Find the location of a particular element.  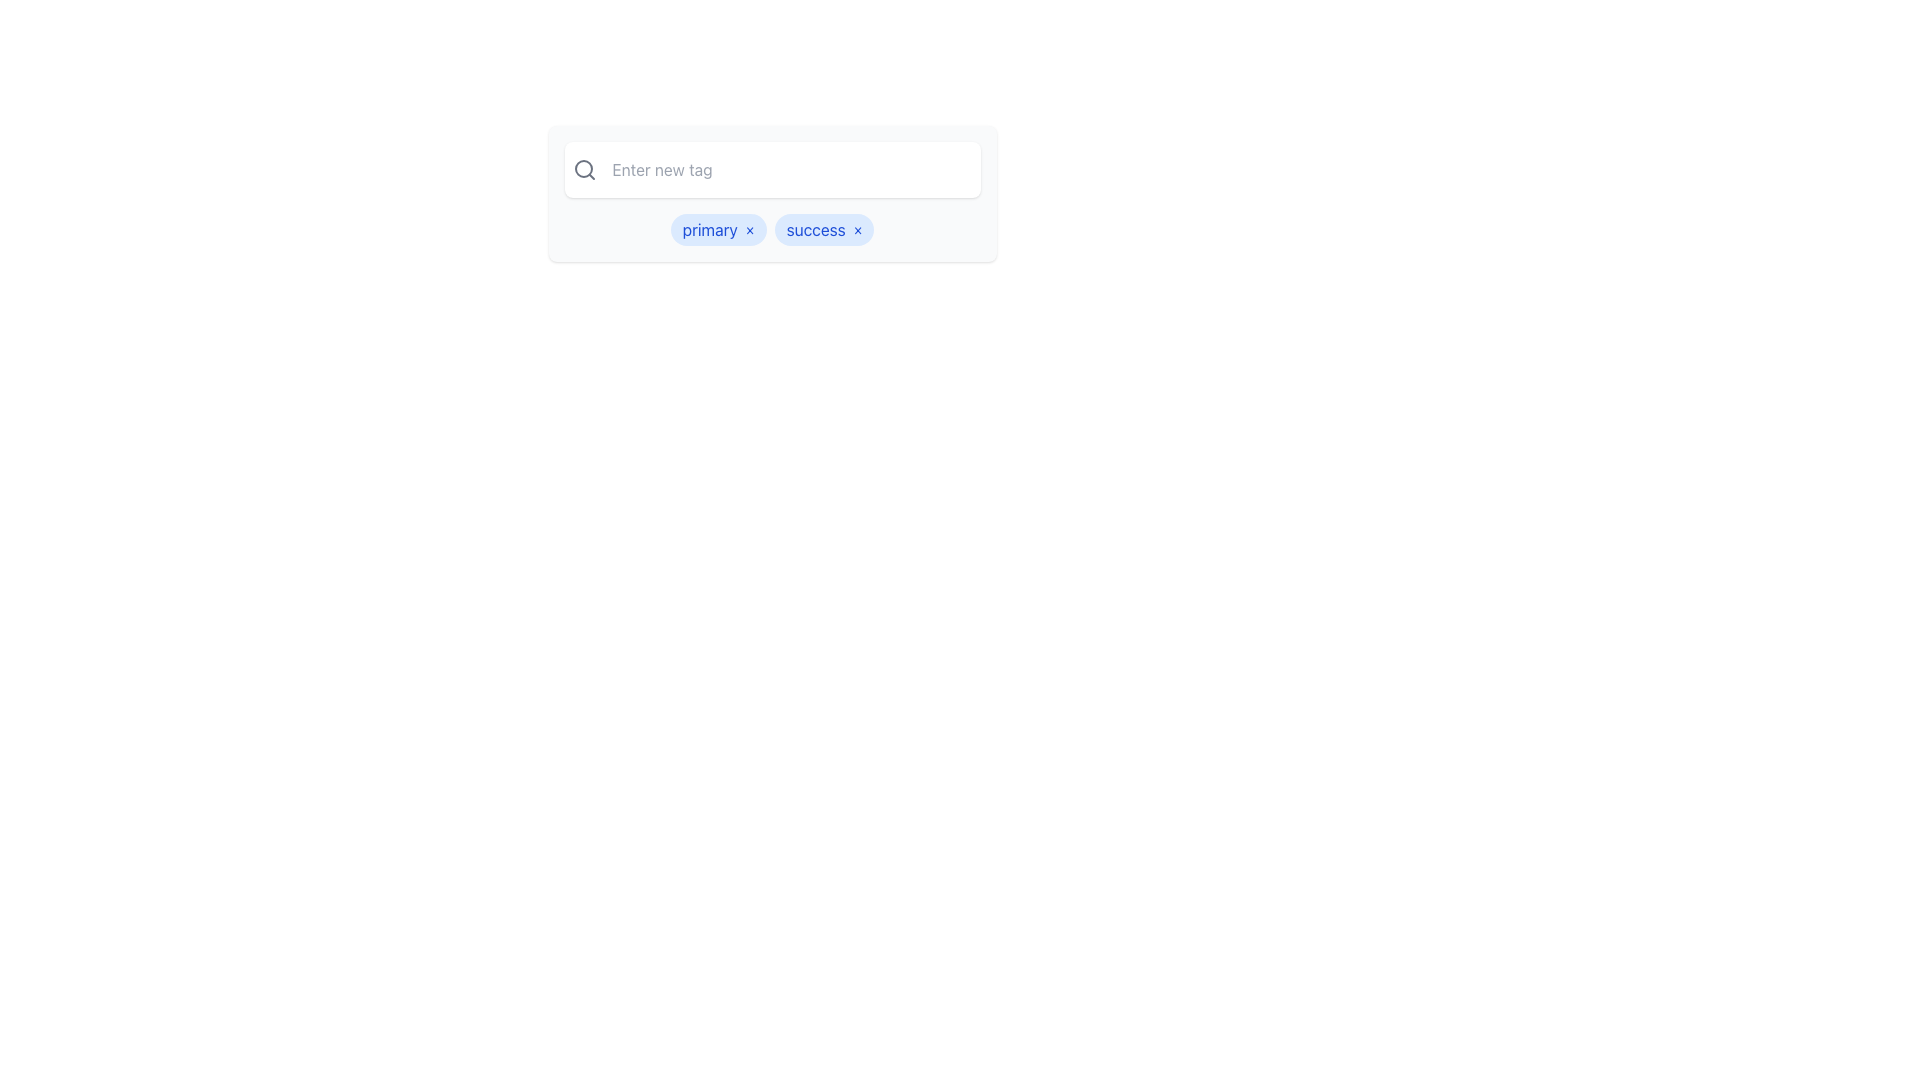

the close icon located at the far-right part of the primary badge is located at coordinates (749, 229).